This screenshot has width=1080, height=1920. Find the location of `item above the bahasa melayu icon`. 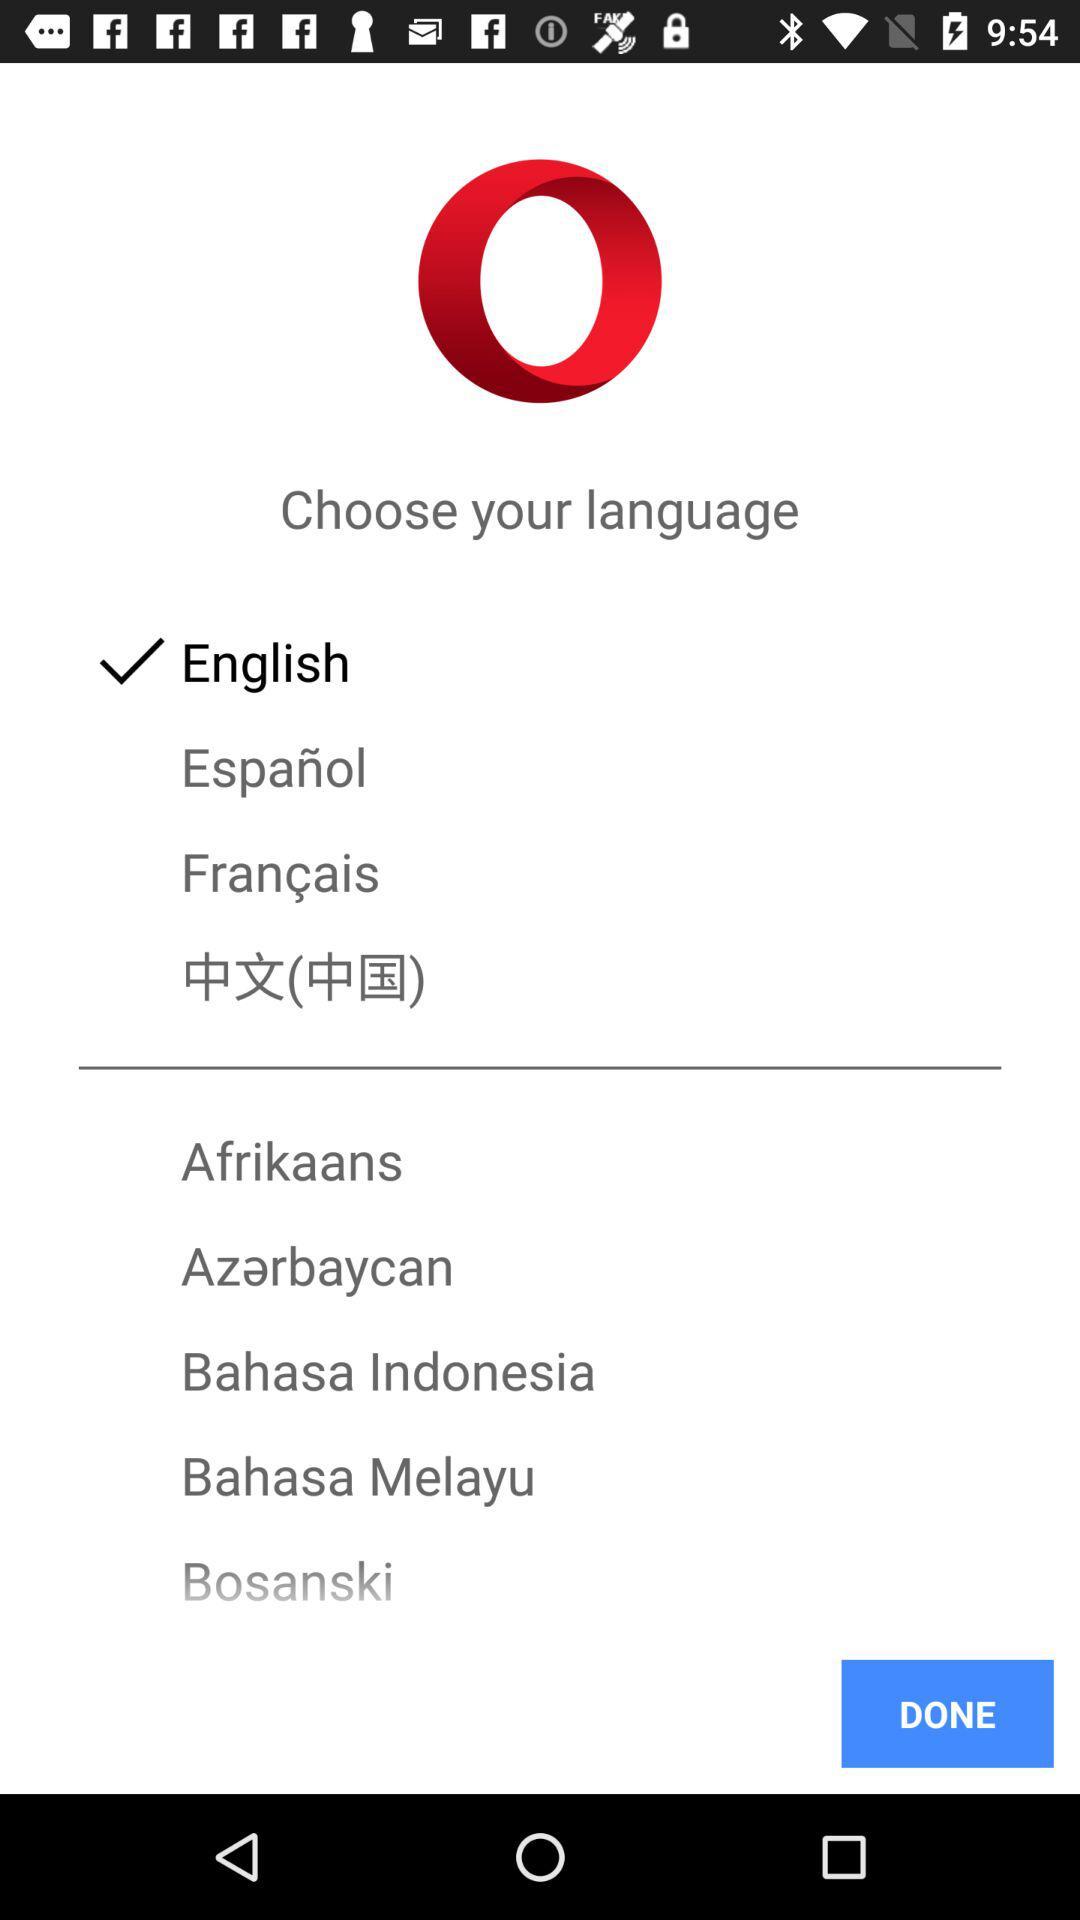

item above the bahasa melayu icon is located at coordinates (540, 1369).